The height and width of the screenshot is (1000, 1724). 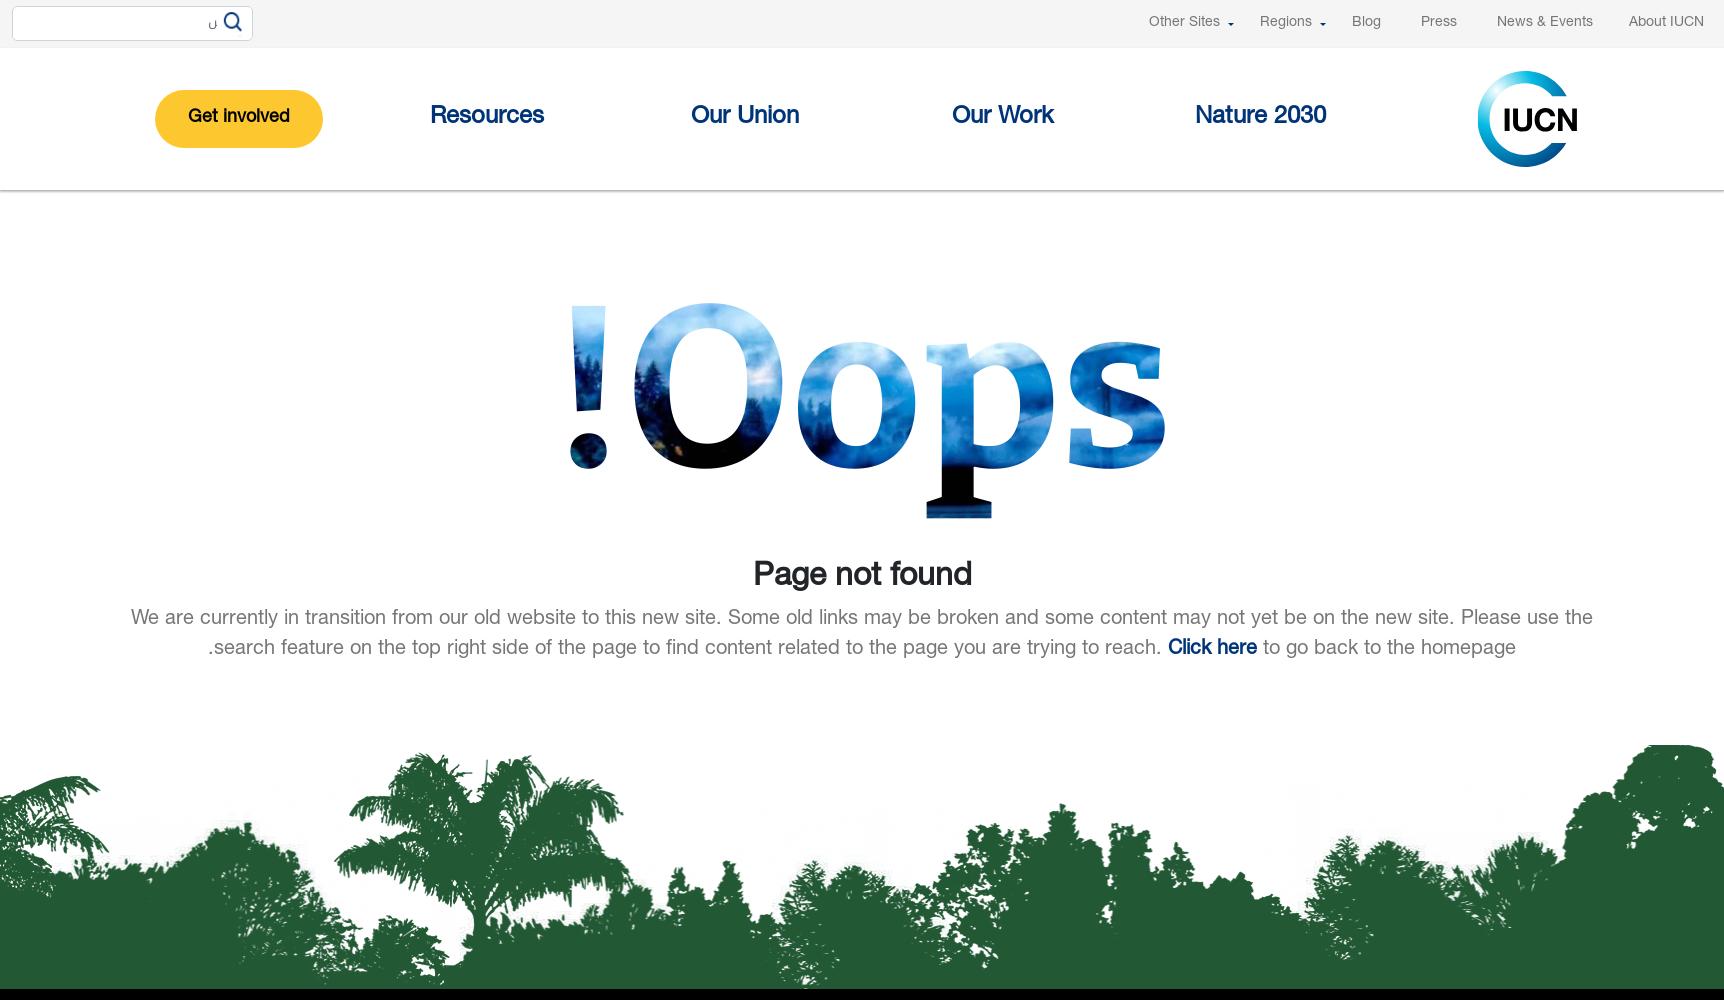 I want to click on 'Freshwater and water security', so click(x=1050, y=436).